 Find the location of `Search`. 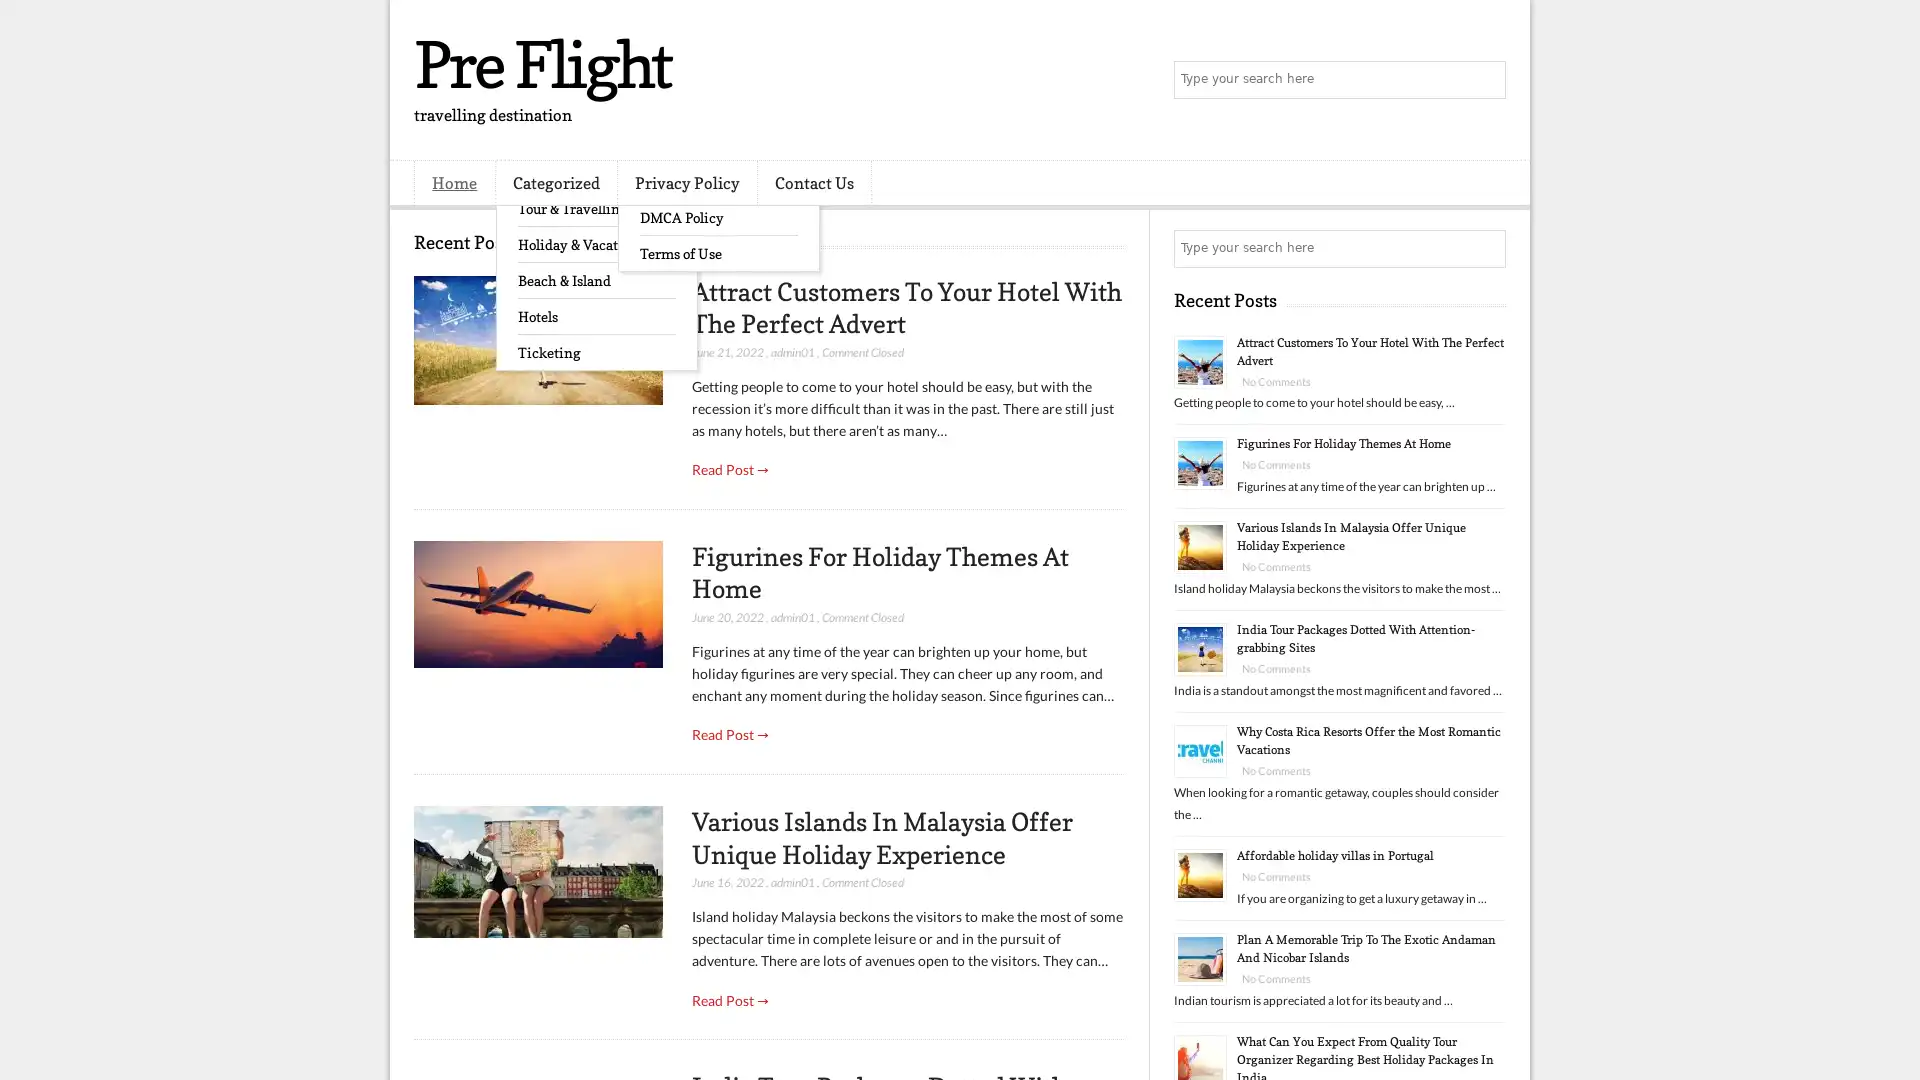

Search is located at coordinates (1485, 80).